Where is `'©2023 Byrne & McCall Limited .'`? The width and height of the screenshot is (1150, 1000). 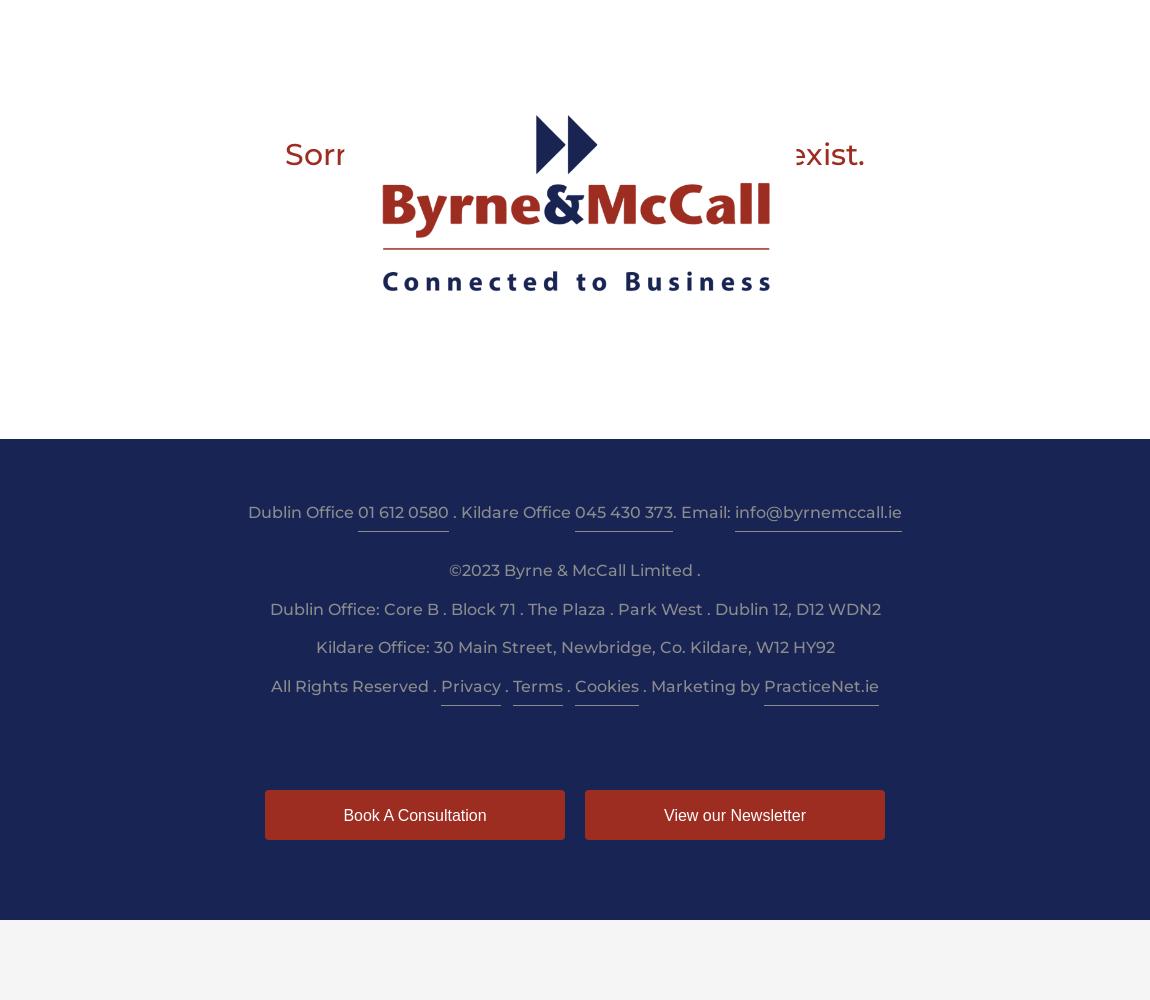 '©2023 Byrne & McCall Limited .' is located at coordinates (575, 568).